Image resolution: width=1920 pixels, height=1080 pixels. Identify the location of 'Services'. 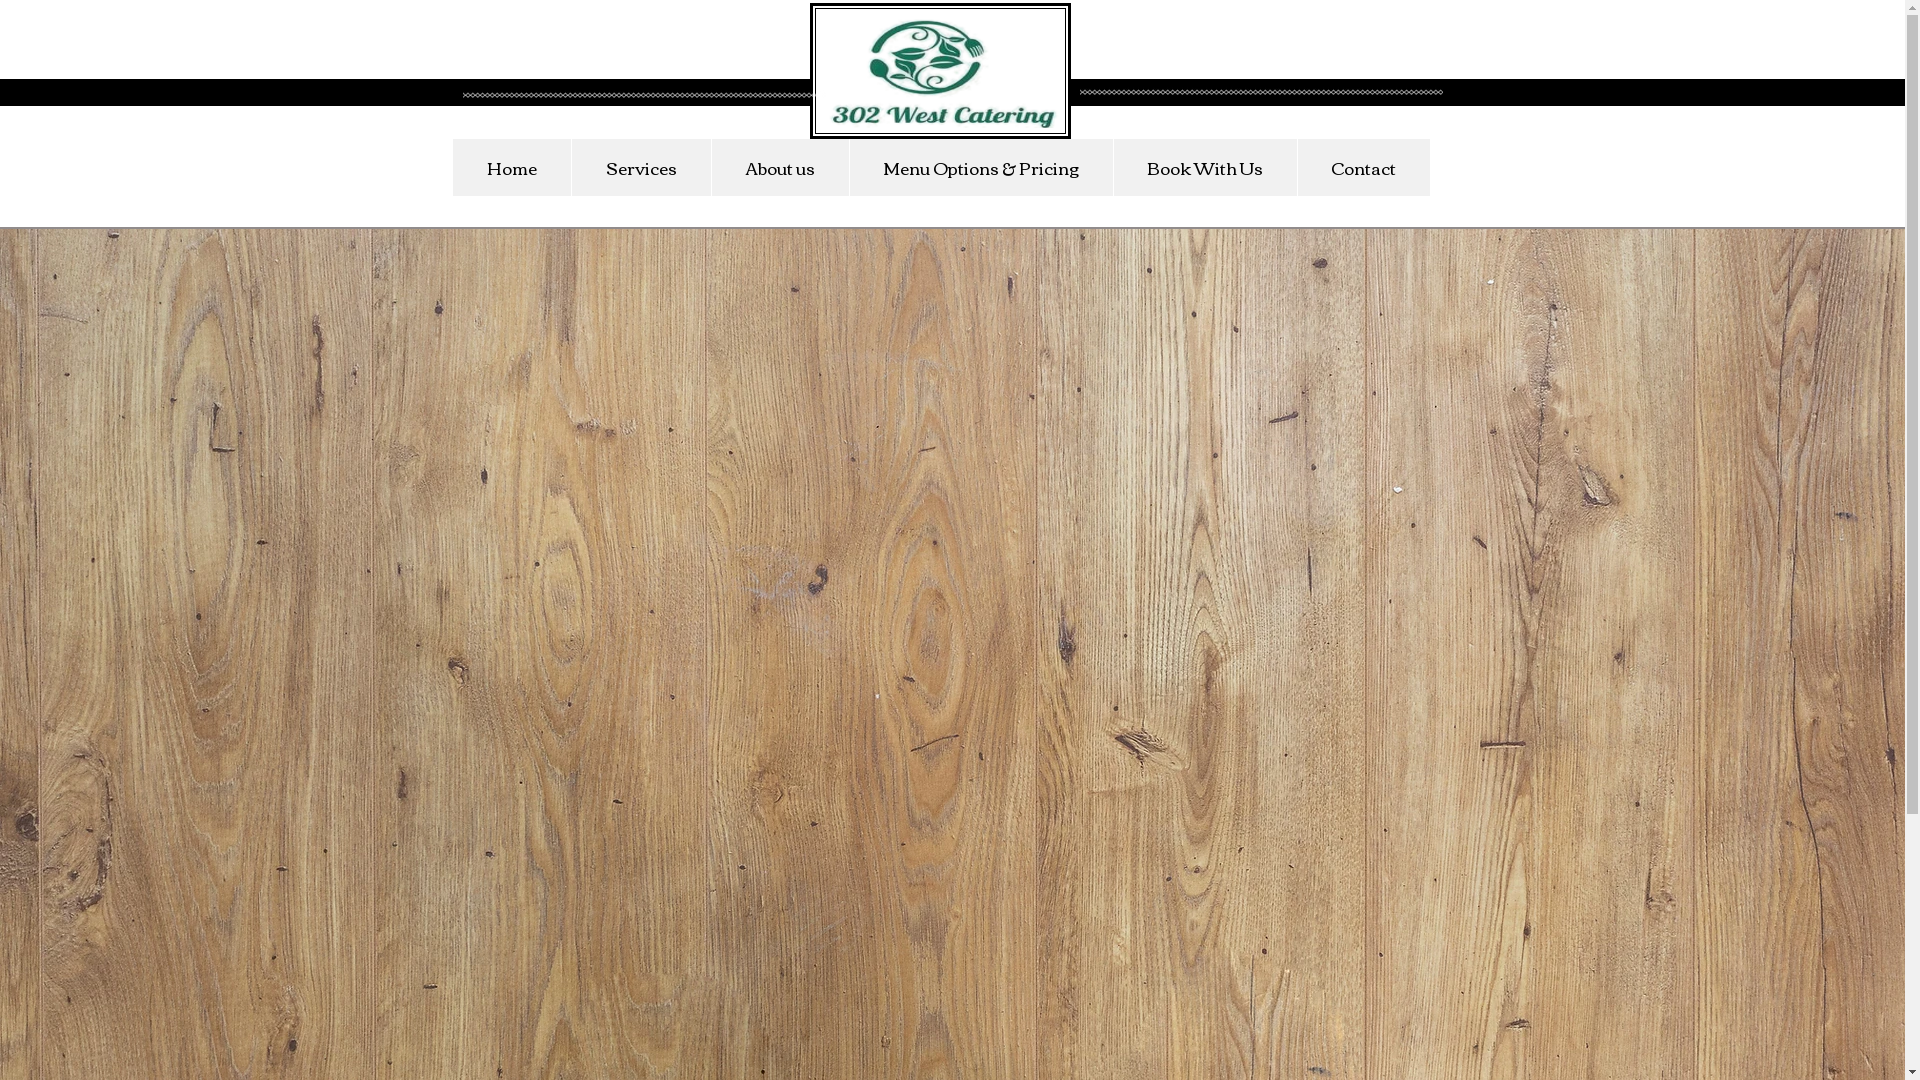
(638, 166).